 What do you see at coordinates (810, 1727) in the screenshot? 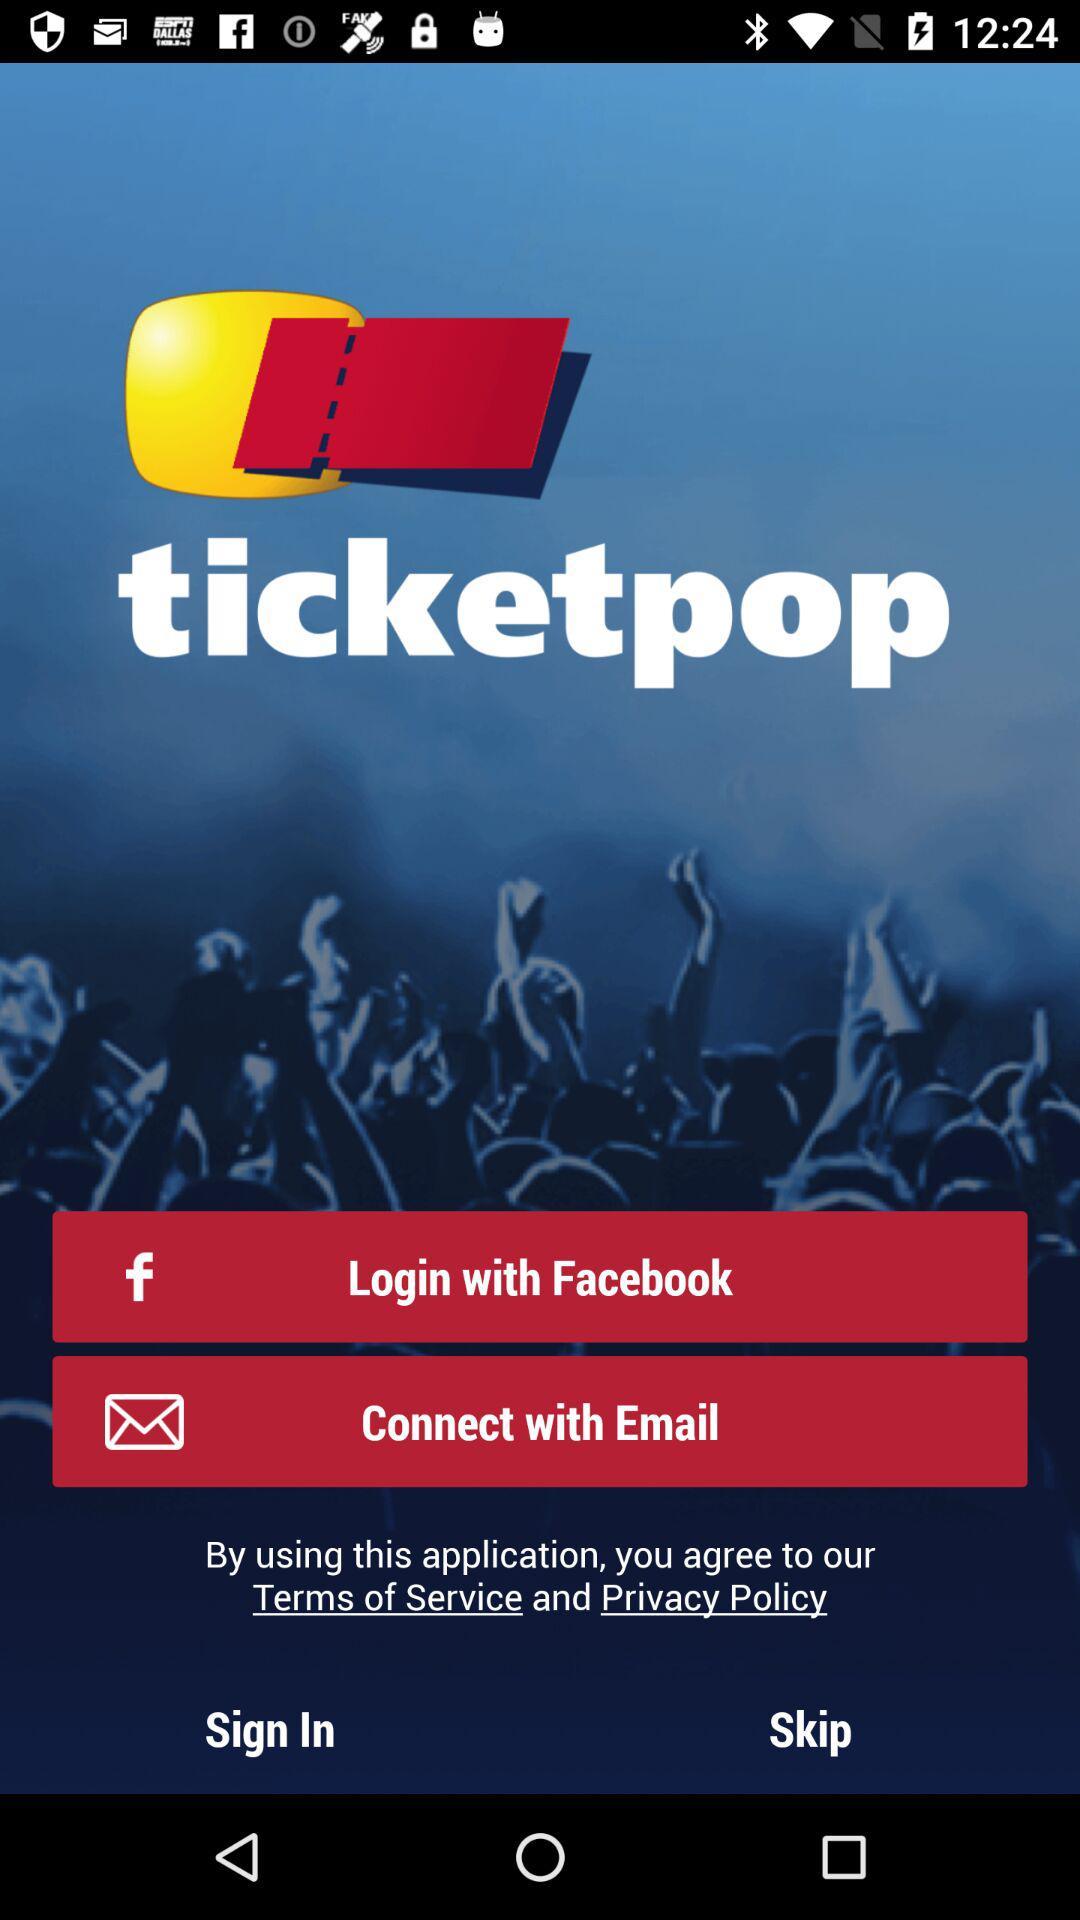
I see `the skip item` at bounding box center [810, 1727].